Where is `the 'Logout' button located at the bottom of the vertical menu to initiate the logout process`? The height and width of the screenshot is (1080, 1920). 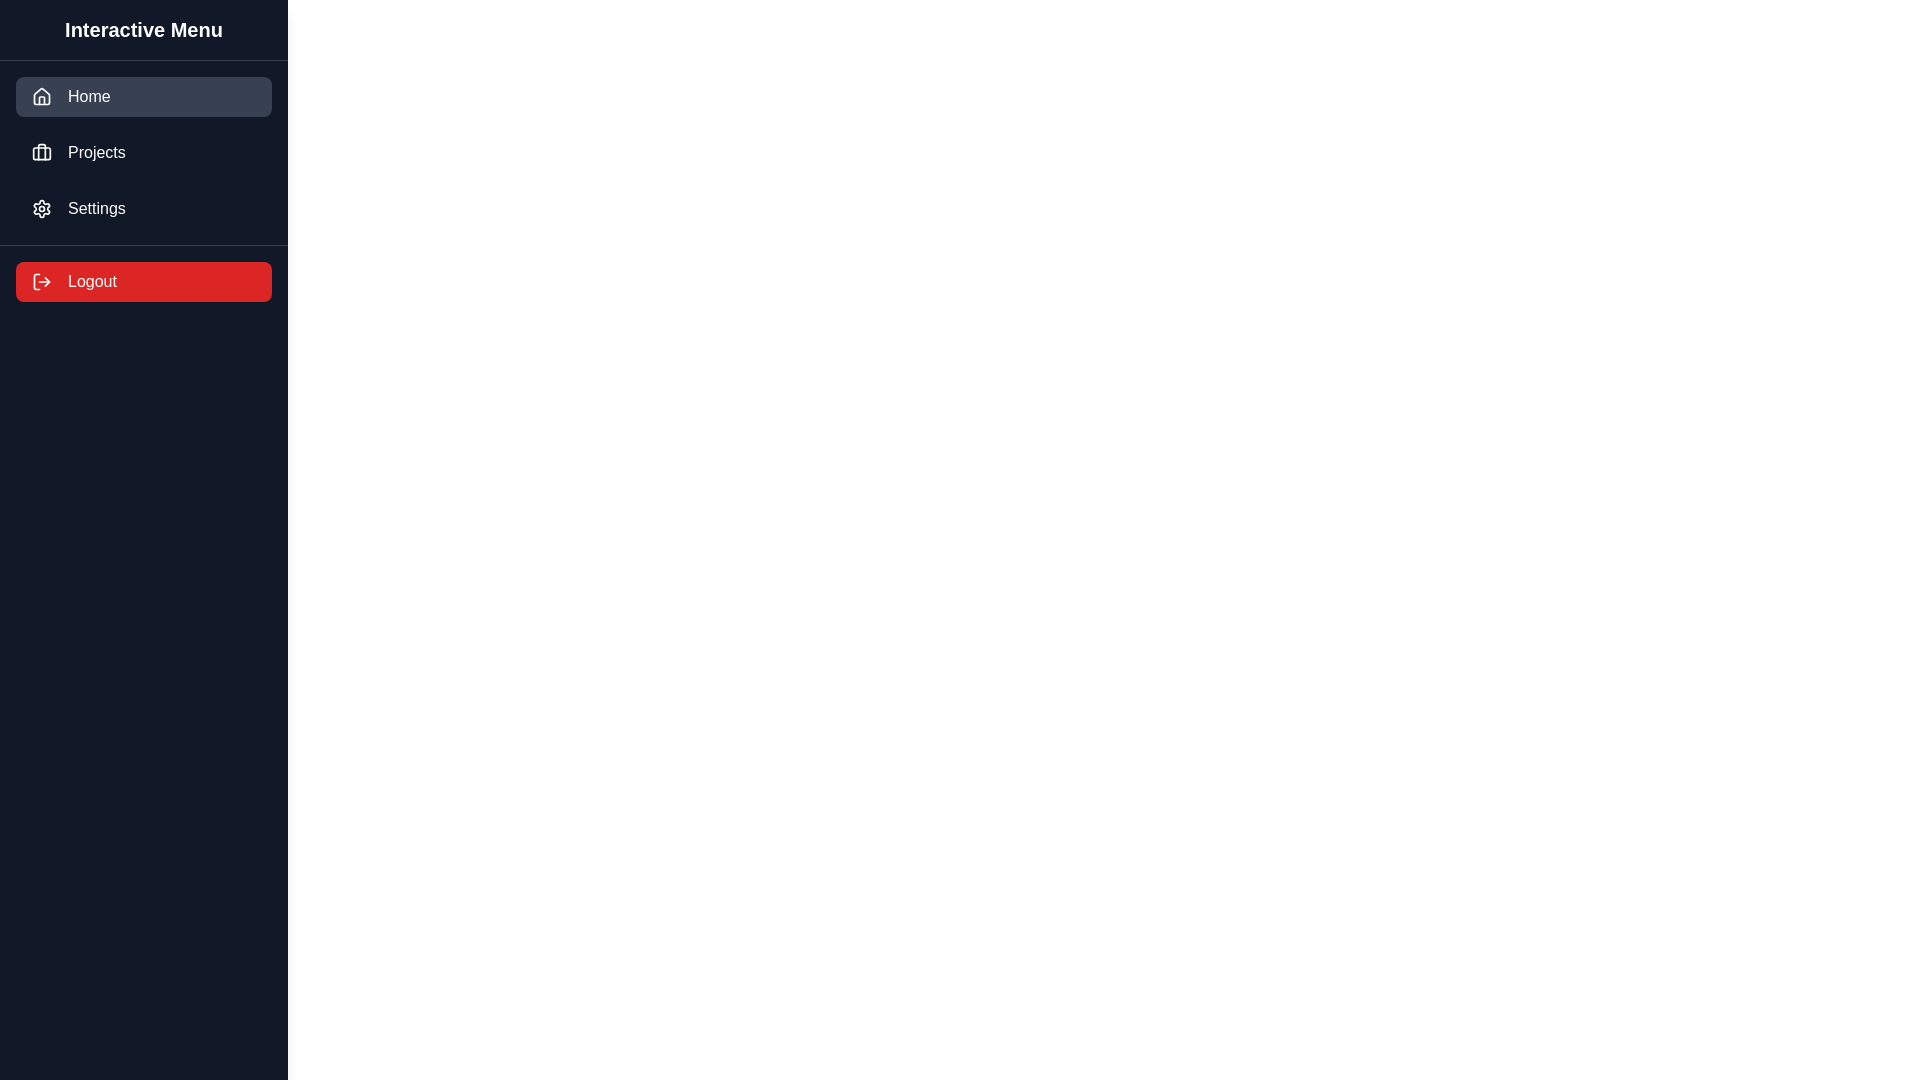
the 'Logout' button located at the bottom of the vertical menu to initiate the logout process is located at coordinates (143, 281).